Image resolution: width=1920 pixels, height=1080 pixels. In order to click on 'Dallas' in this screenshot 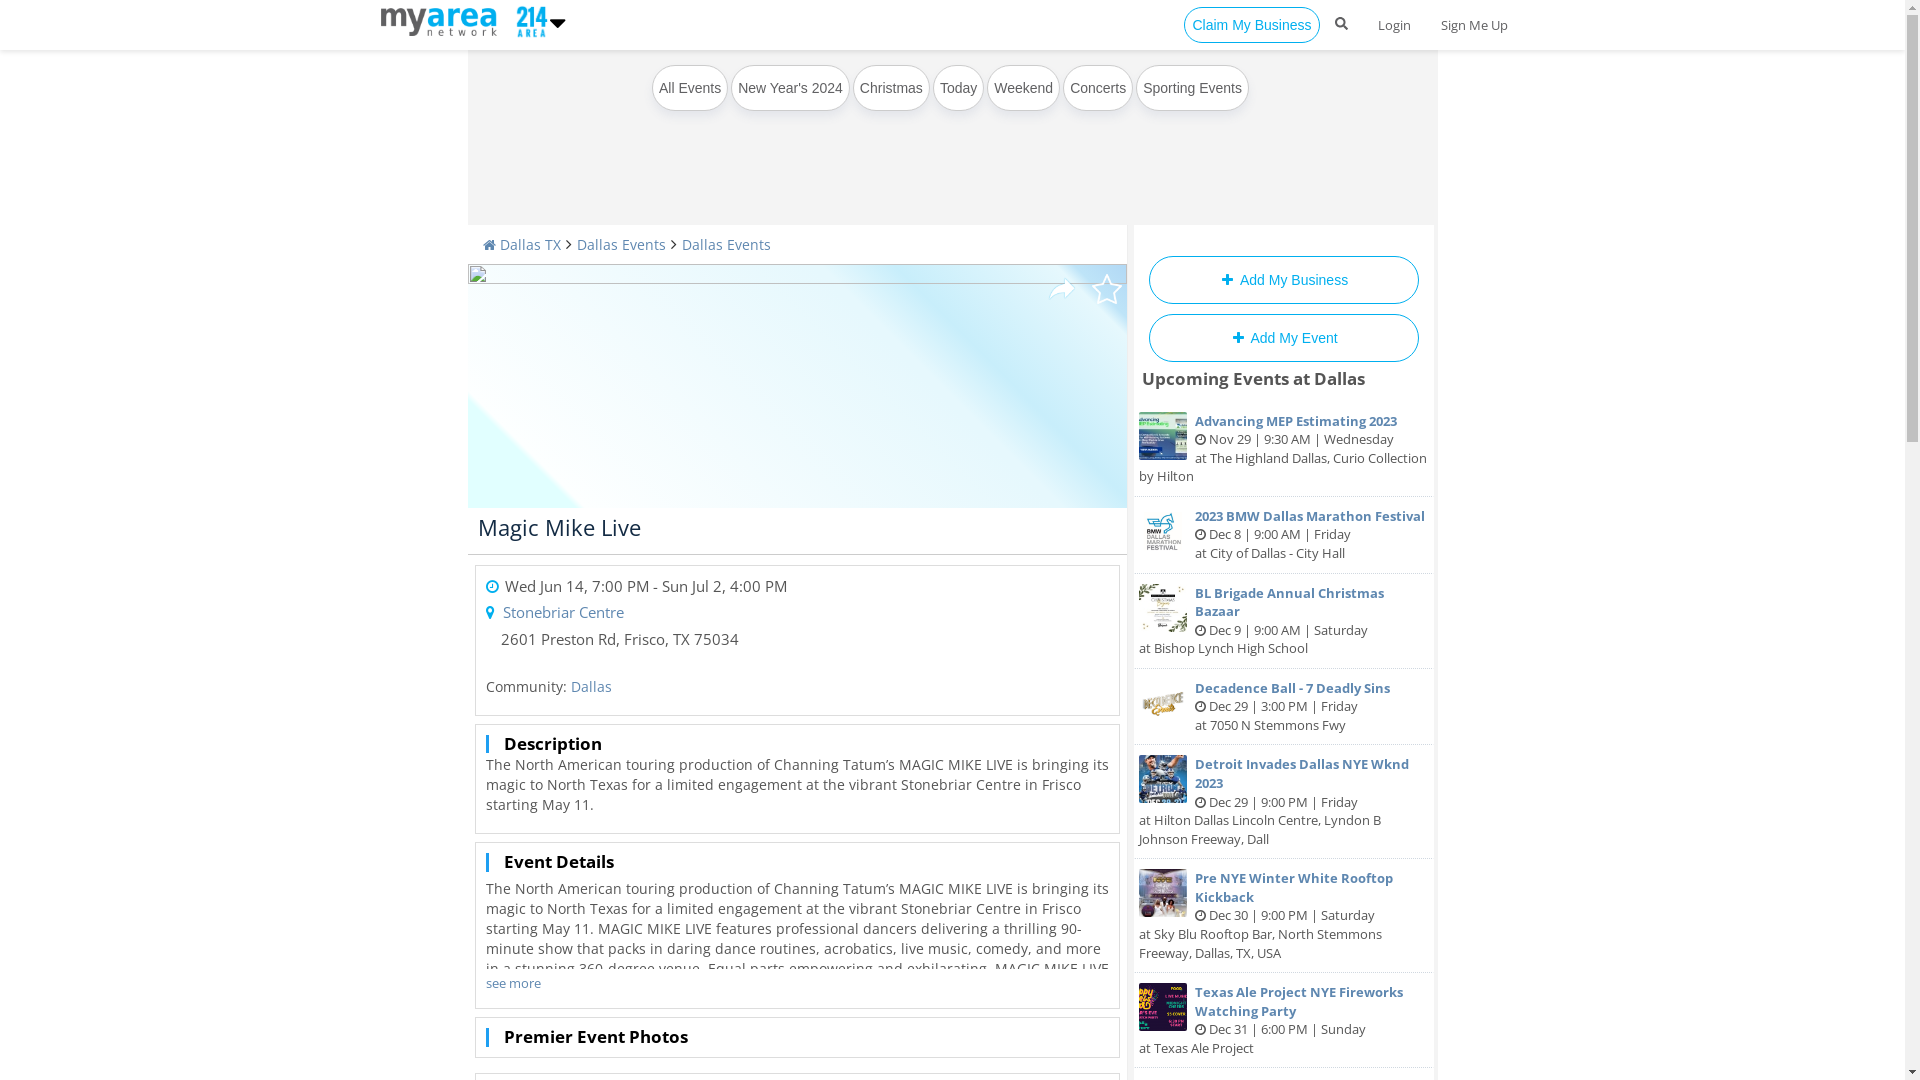, I will do `click(589, 685)`.